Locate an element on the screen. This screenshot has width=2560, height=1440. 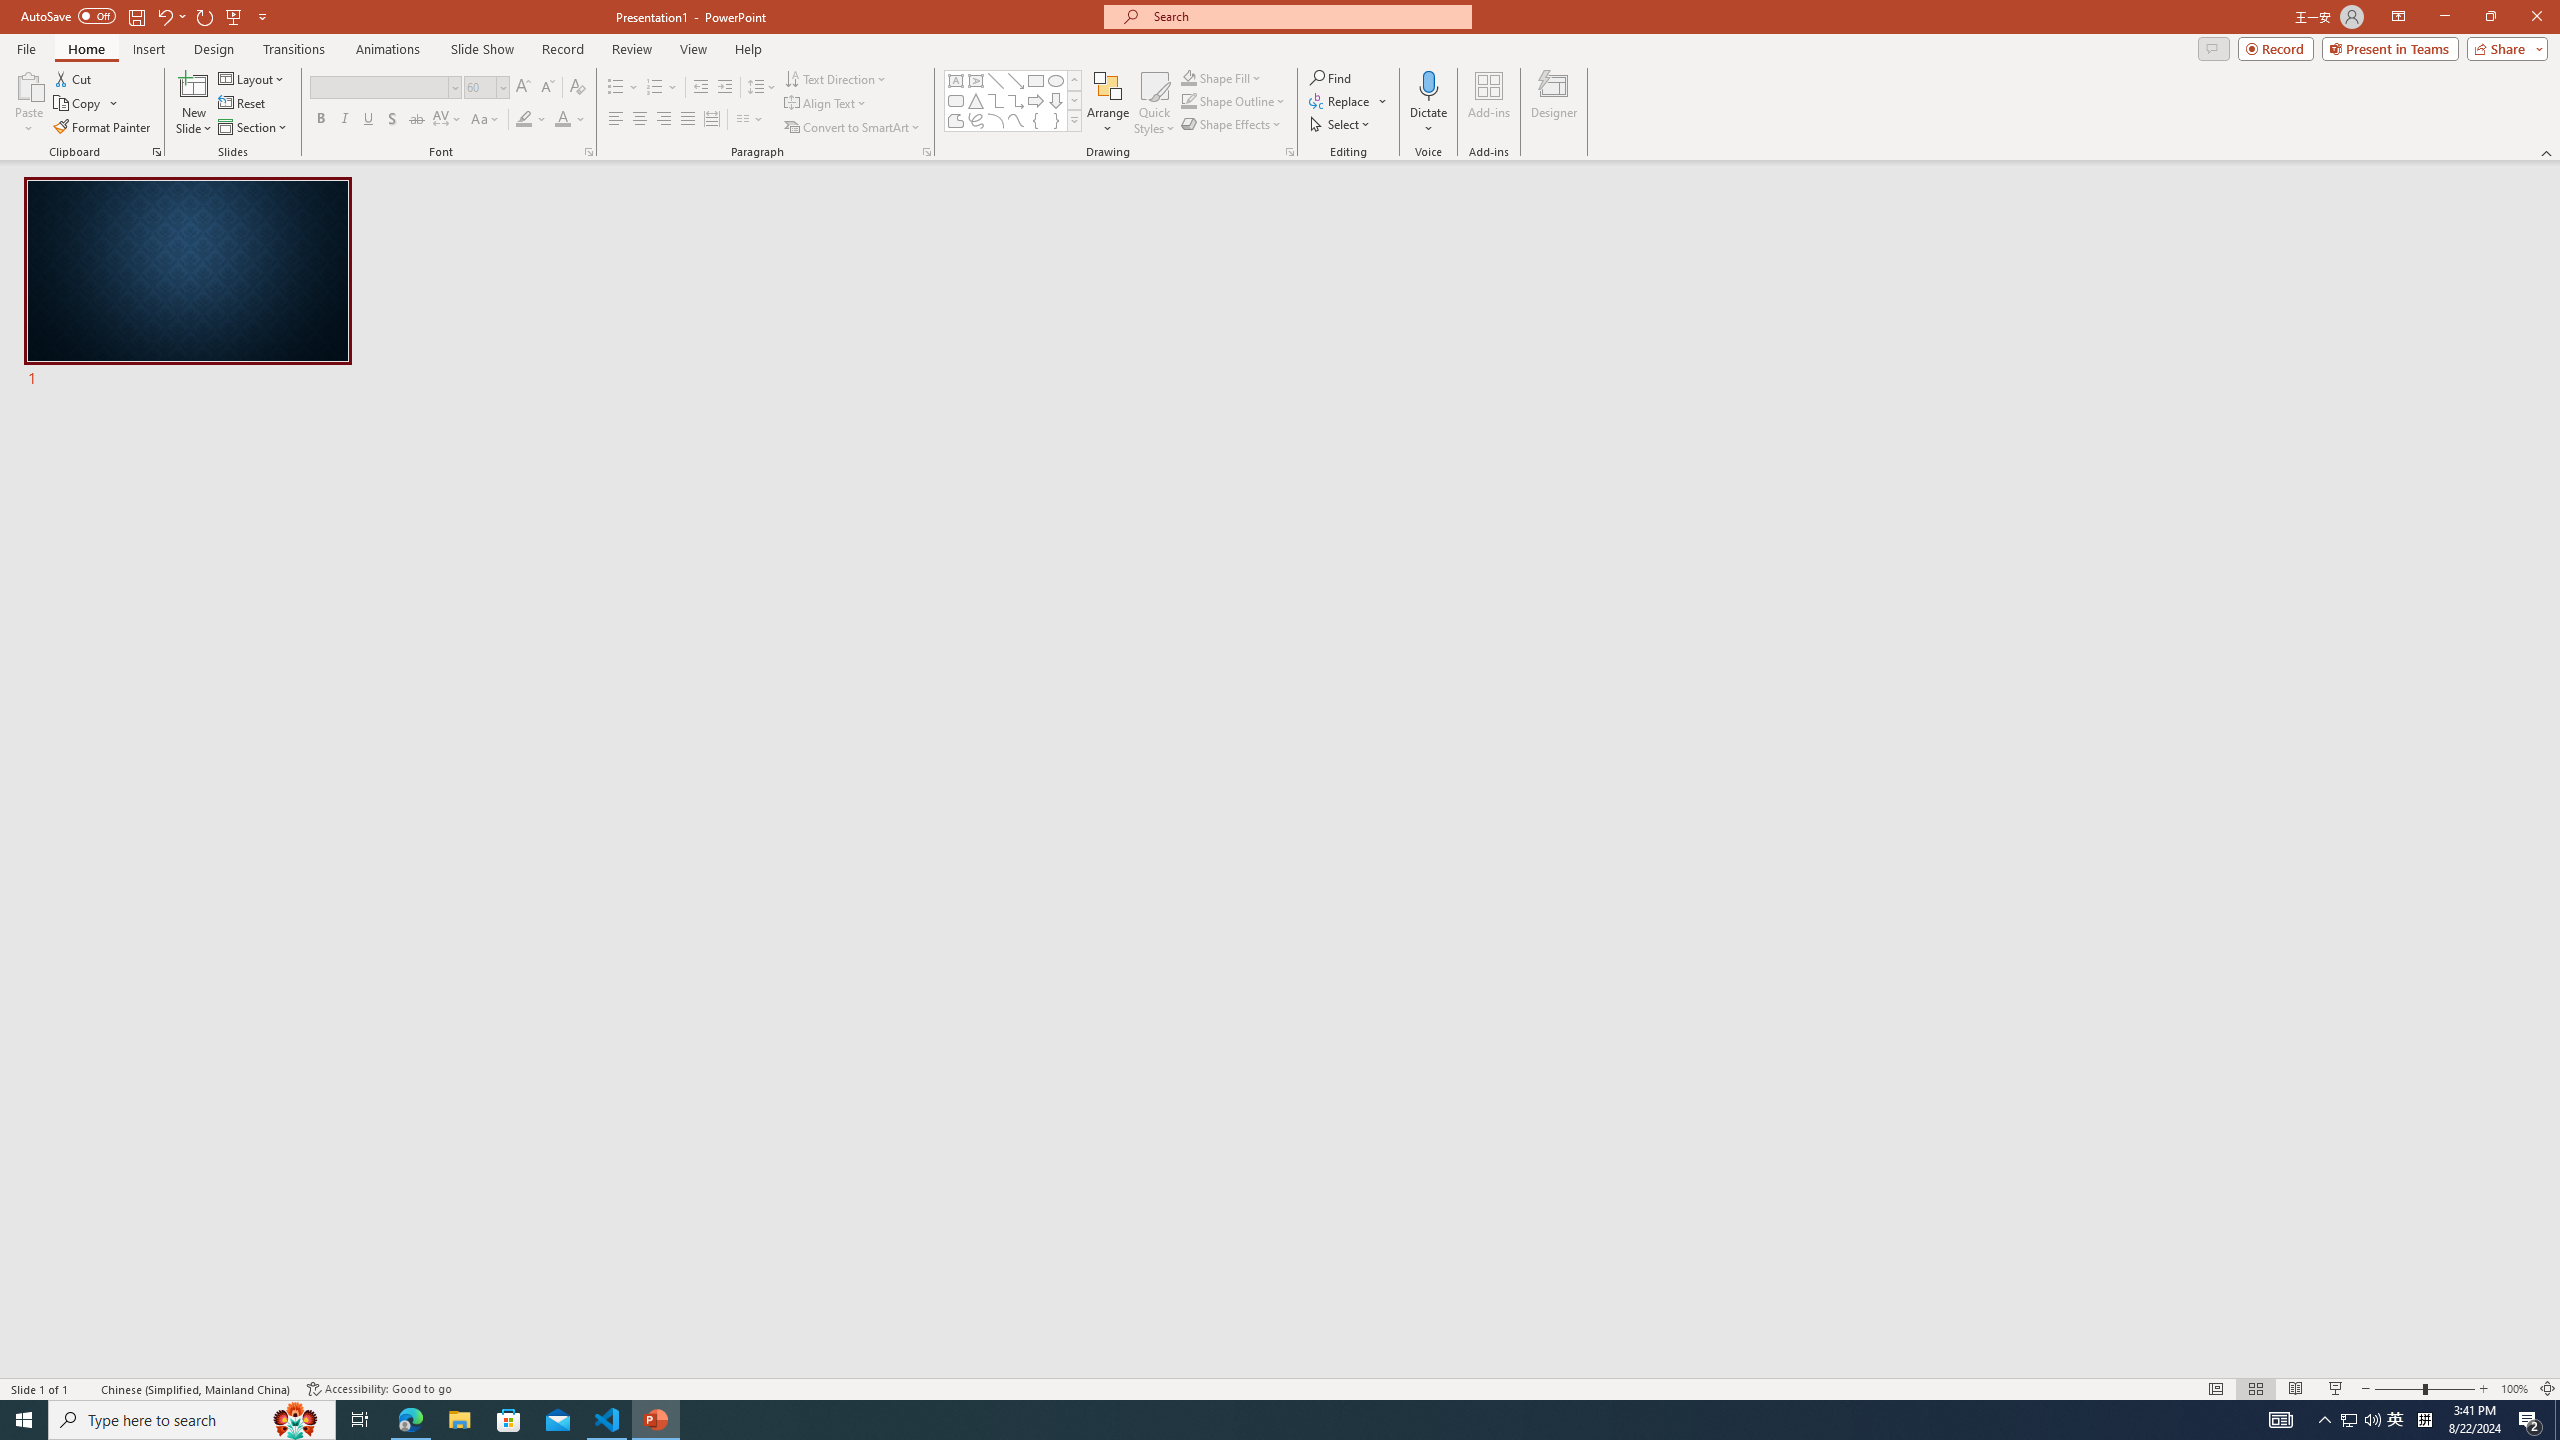
'Decrease Font Size' is located at coordinates (546, 87).